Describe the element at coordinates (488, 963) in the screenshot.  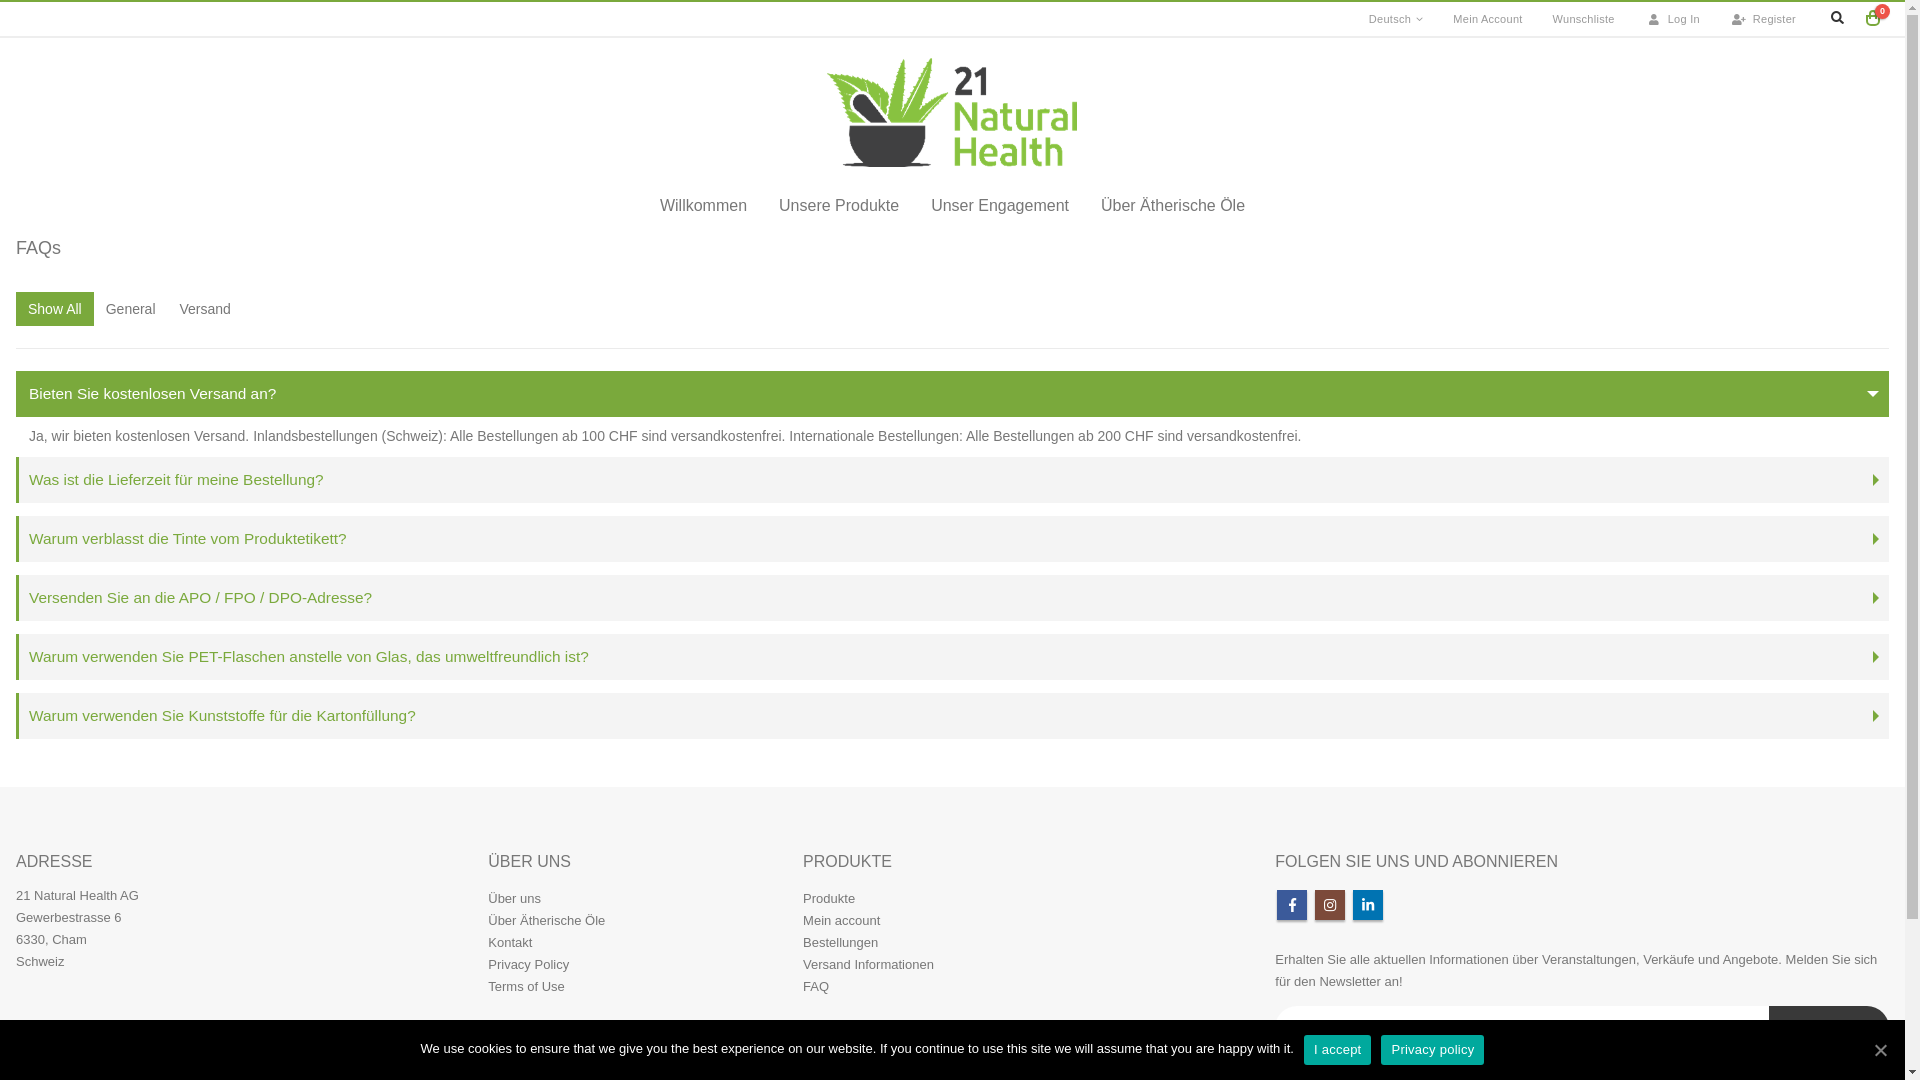
I see `'Privacy Policy'` at that location.